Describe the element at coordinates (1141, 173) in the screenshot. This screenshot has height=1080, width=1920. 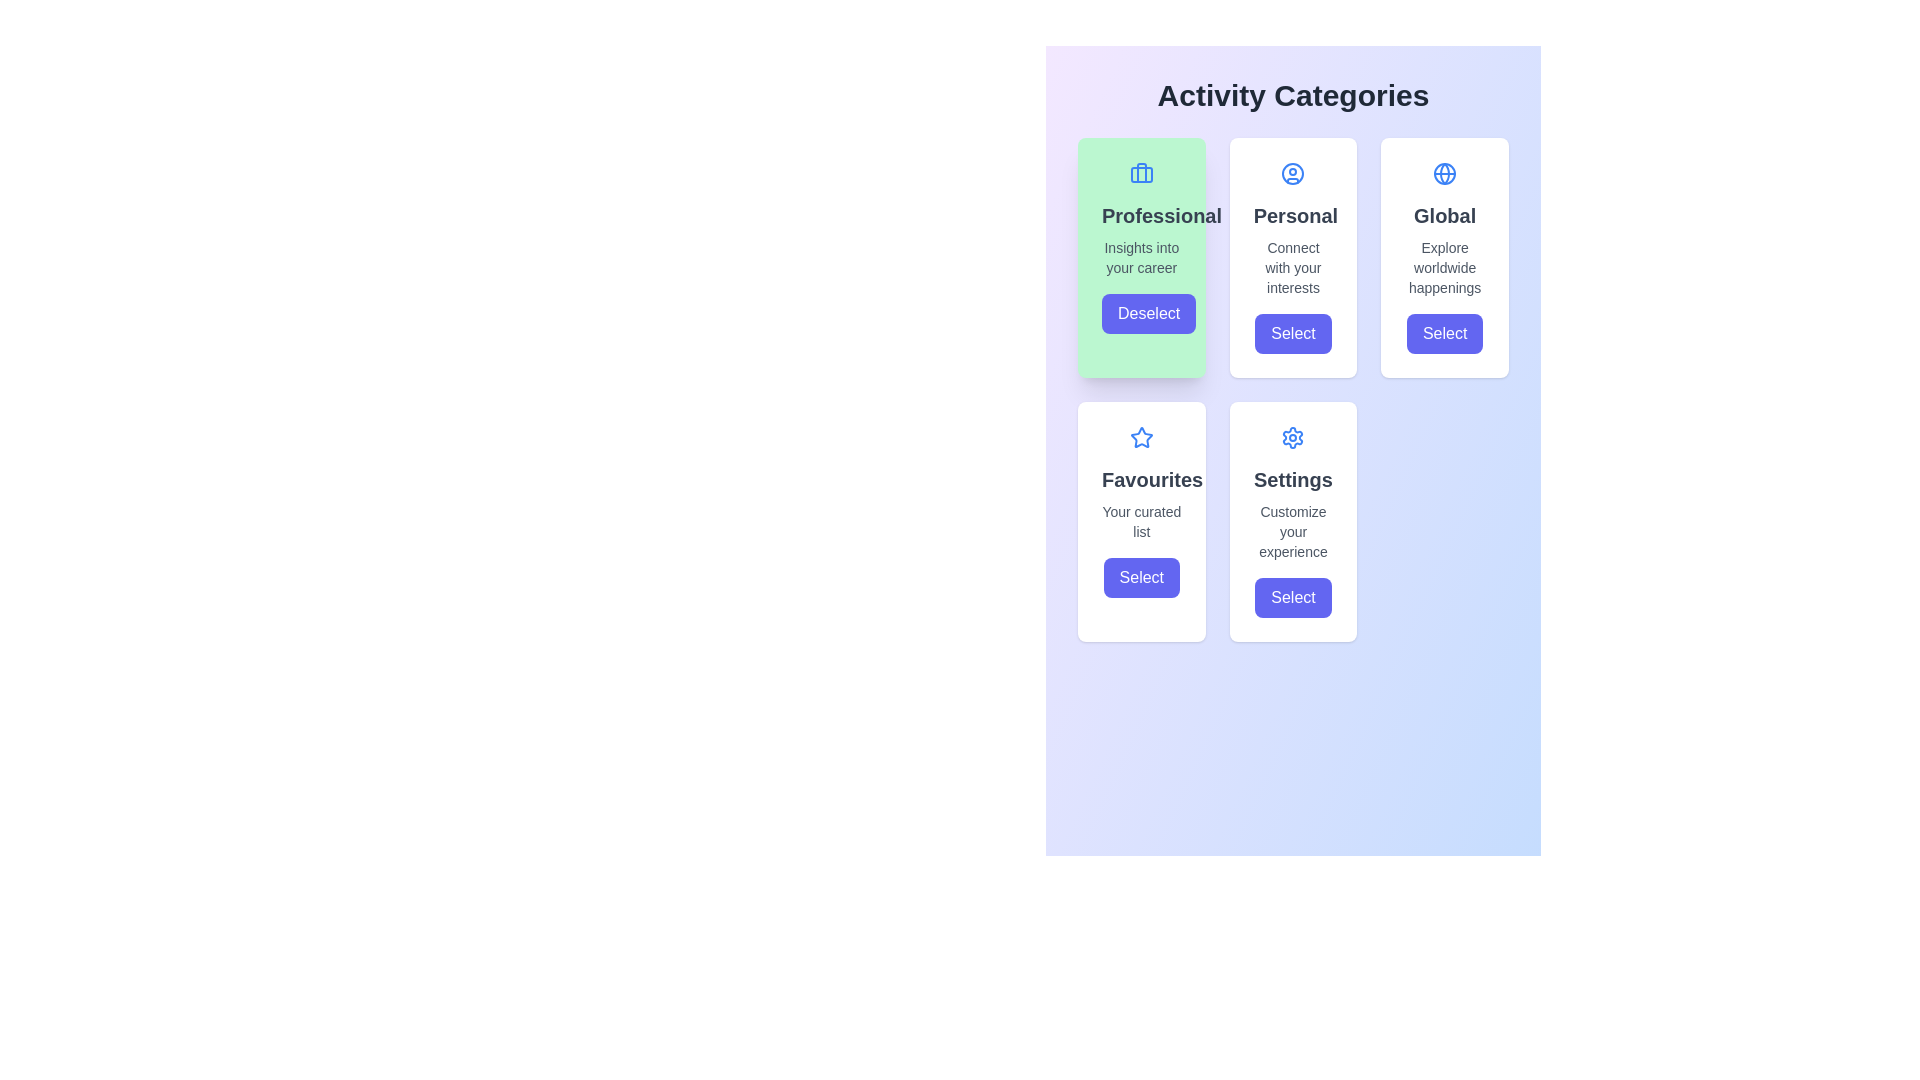
I see `rectangular shape with rounded corners that is part of the briefcase icon located in the top left card titled 'Professional' by using developer tools` at that location.